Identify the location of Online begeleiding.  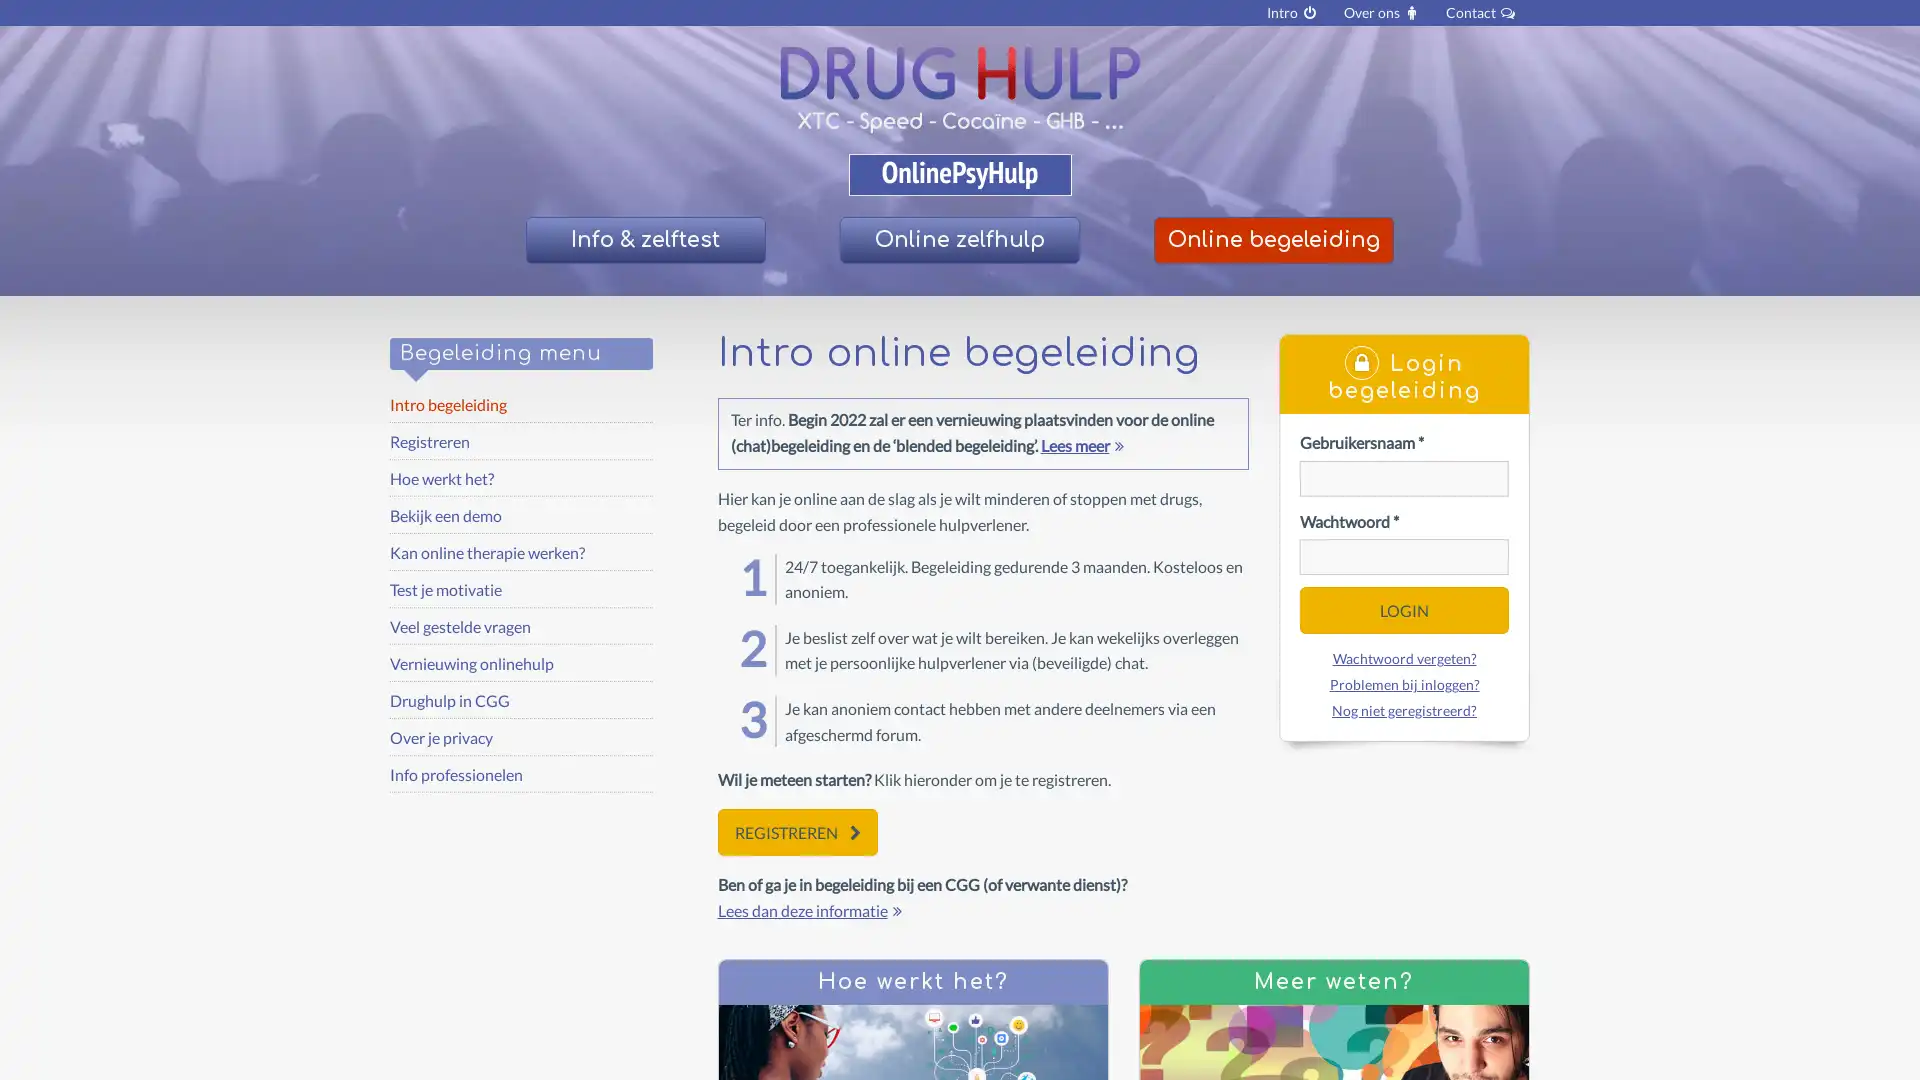
(1271, 238).